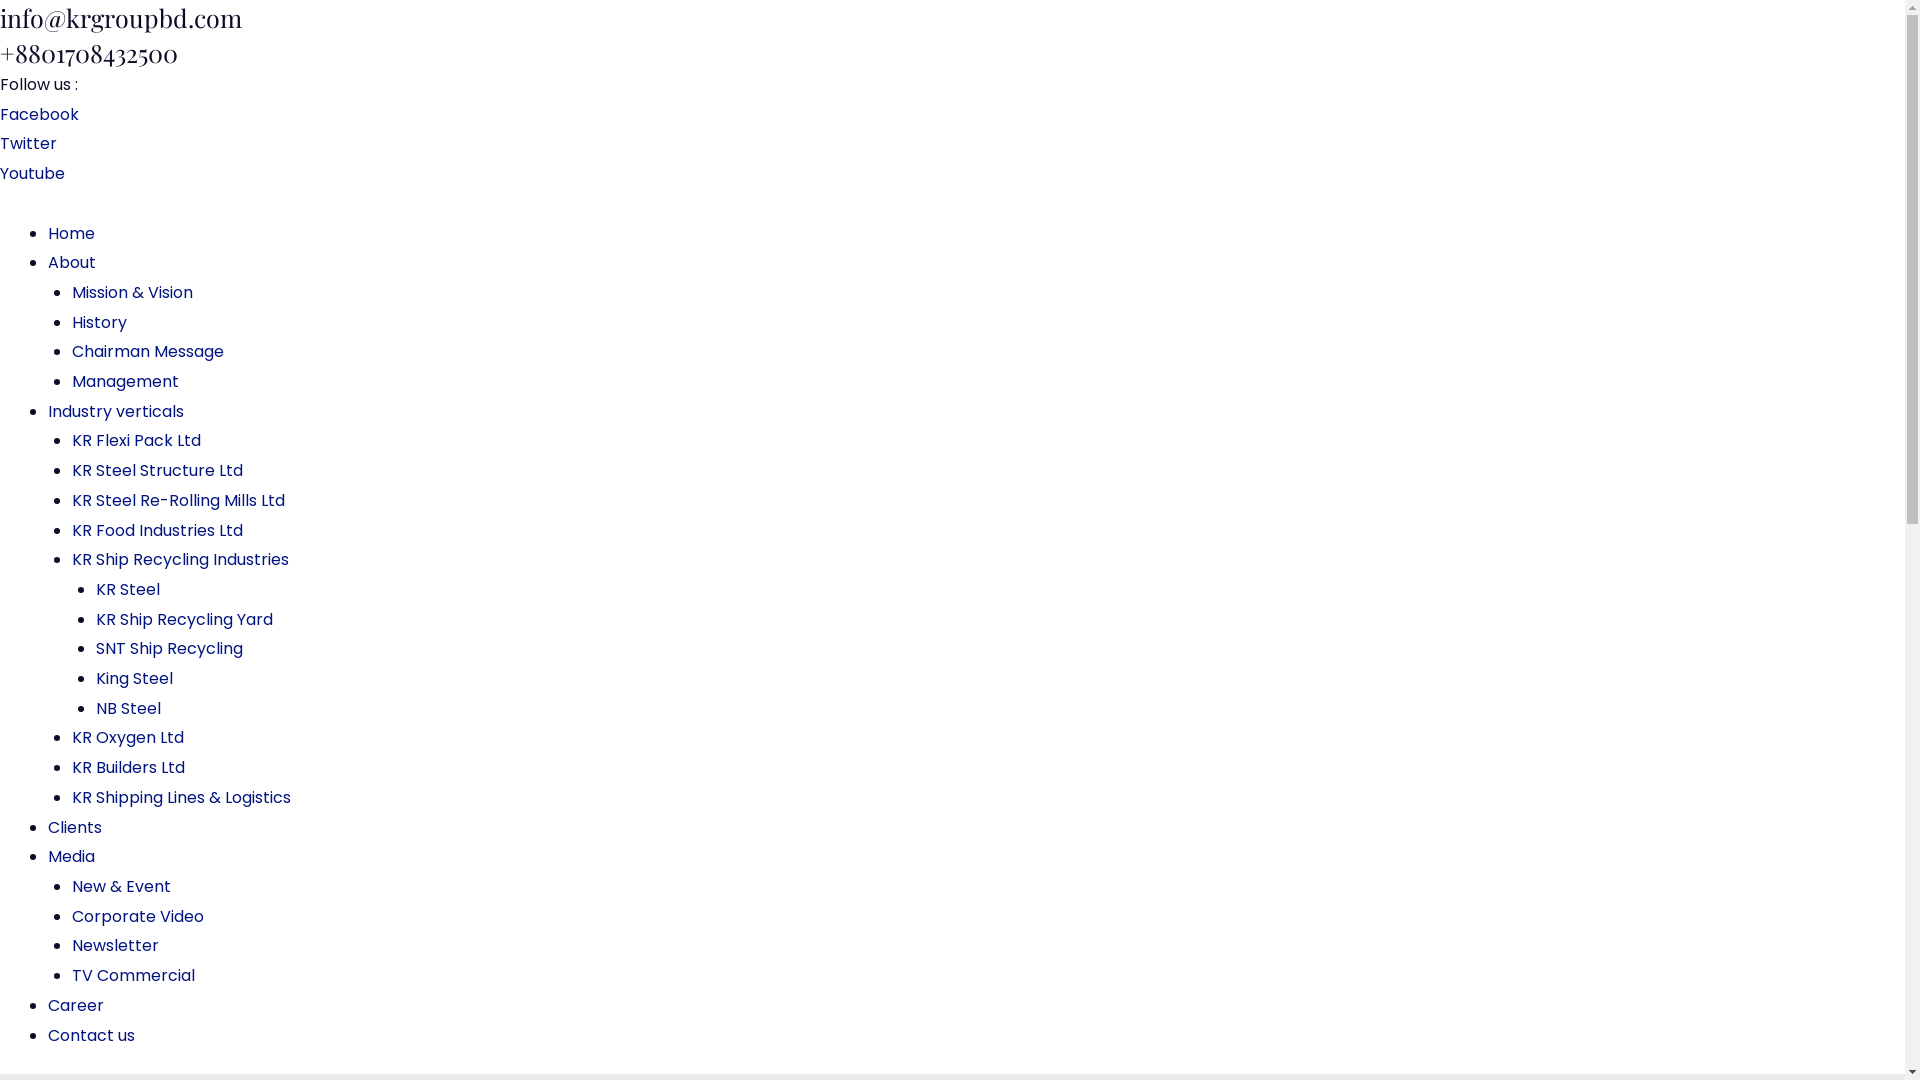  What do you see at coordinates (71, 855) in the screenshot?
I see `'Media'` at bounding box center [71, 855].